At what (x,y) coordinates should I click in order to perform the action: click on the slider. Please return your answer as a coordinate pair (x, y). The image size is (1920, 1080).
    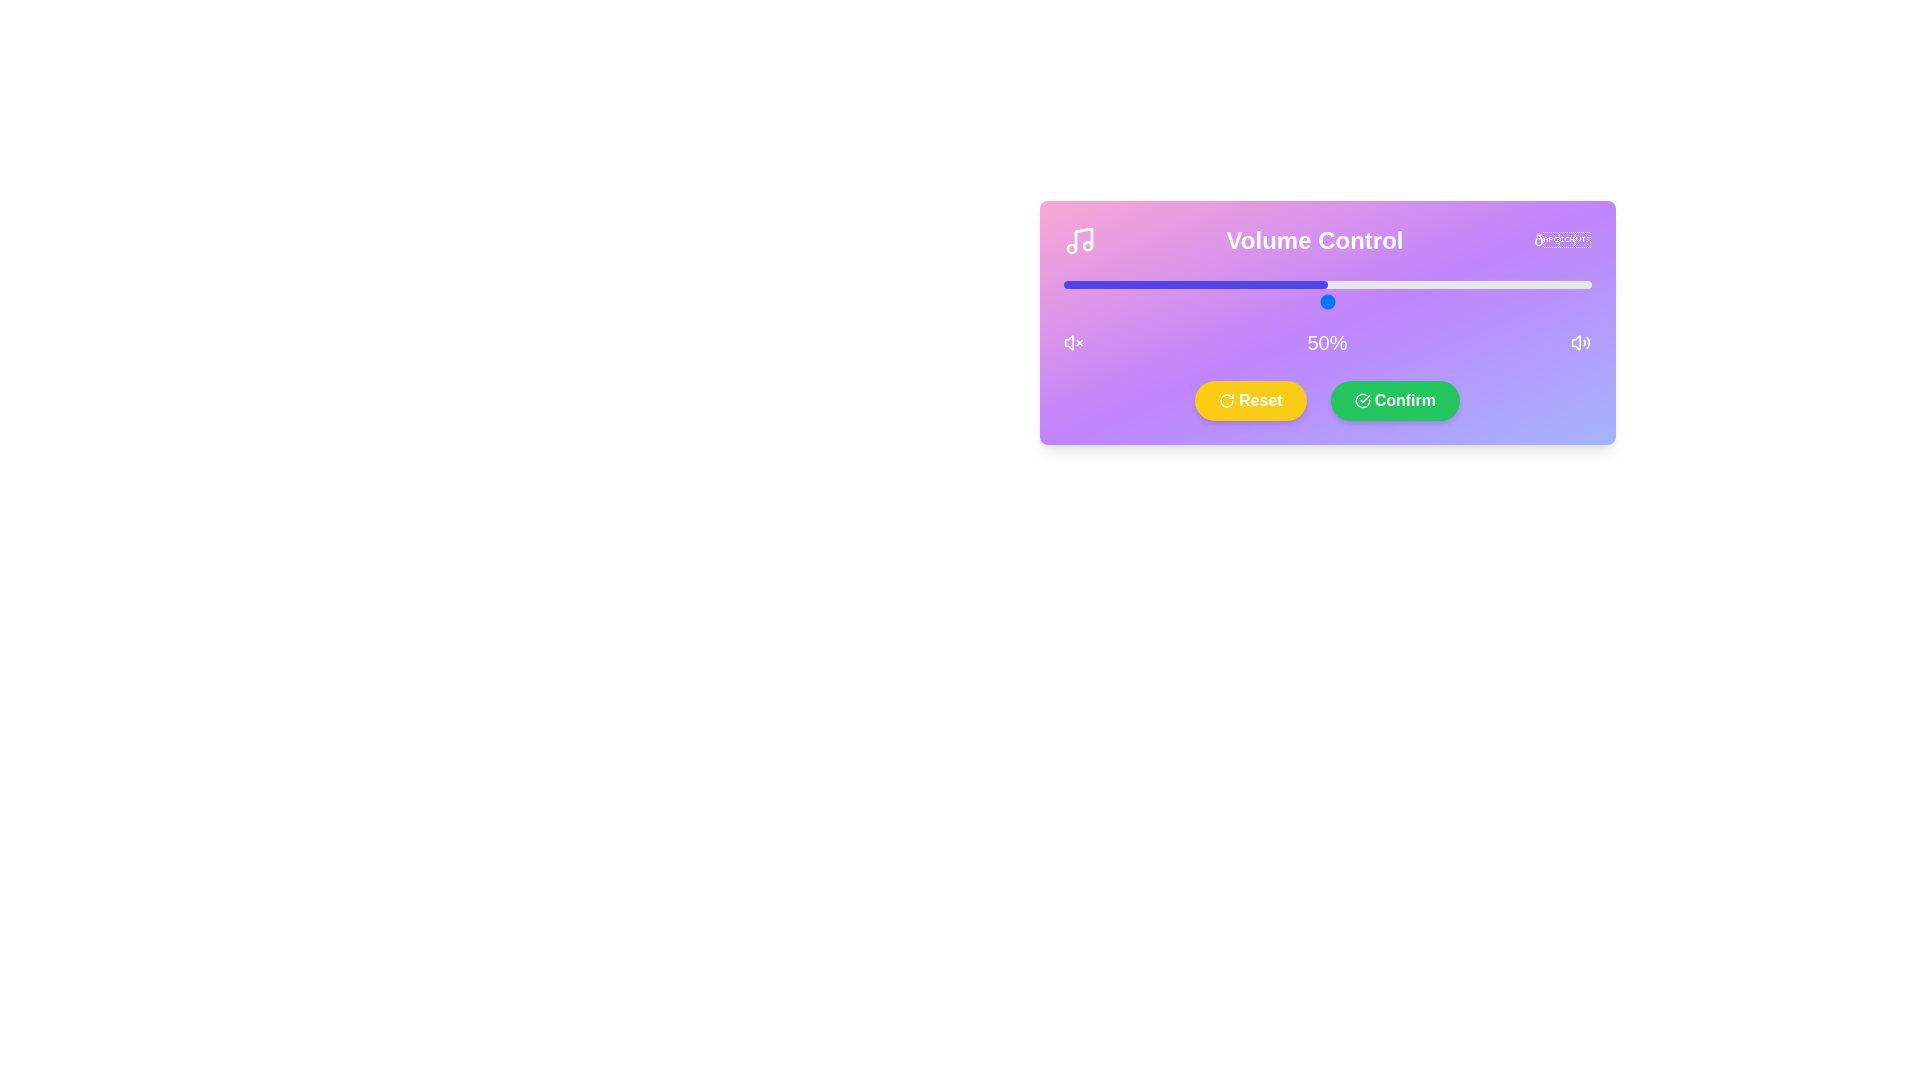
    Looking at the image, I should click on (1163, 301).